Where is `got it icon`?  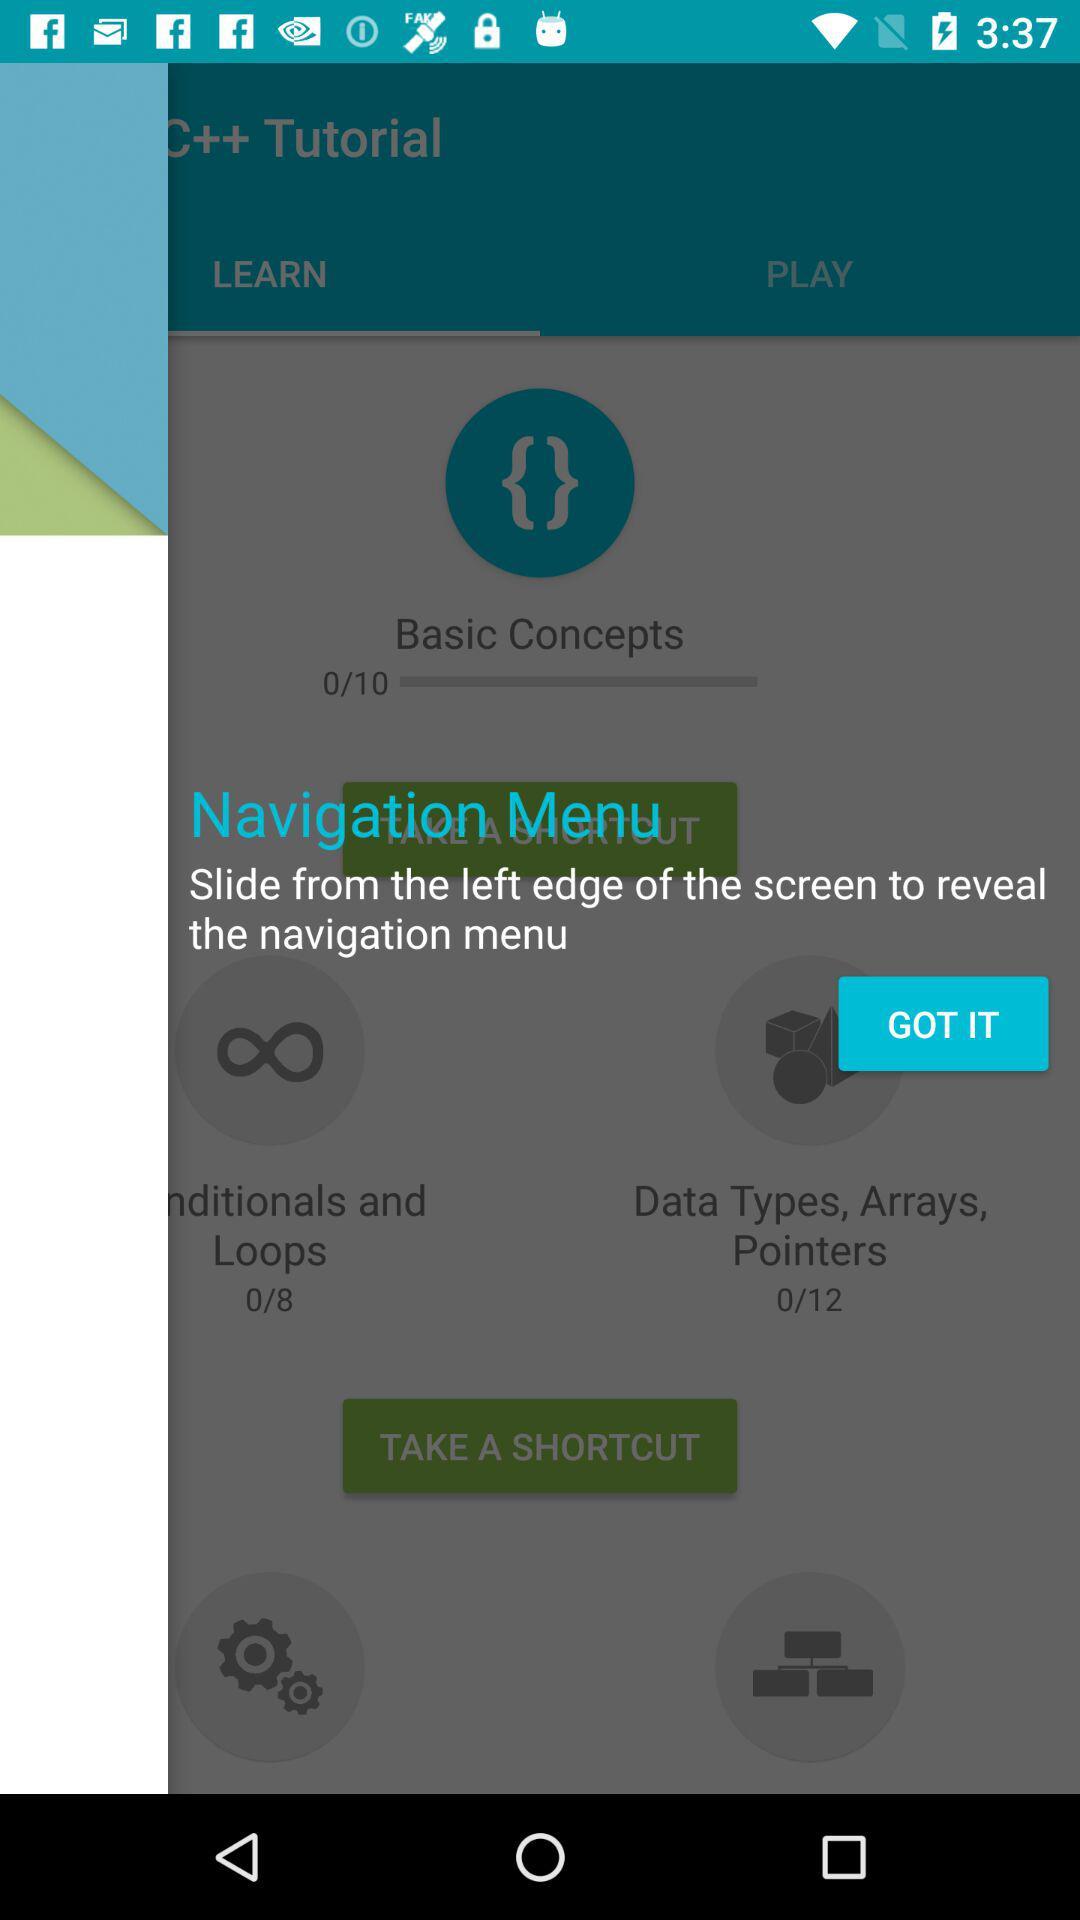
got it icon is located at coordinates (943, 1023).